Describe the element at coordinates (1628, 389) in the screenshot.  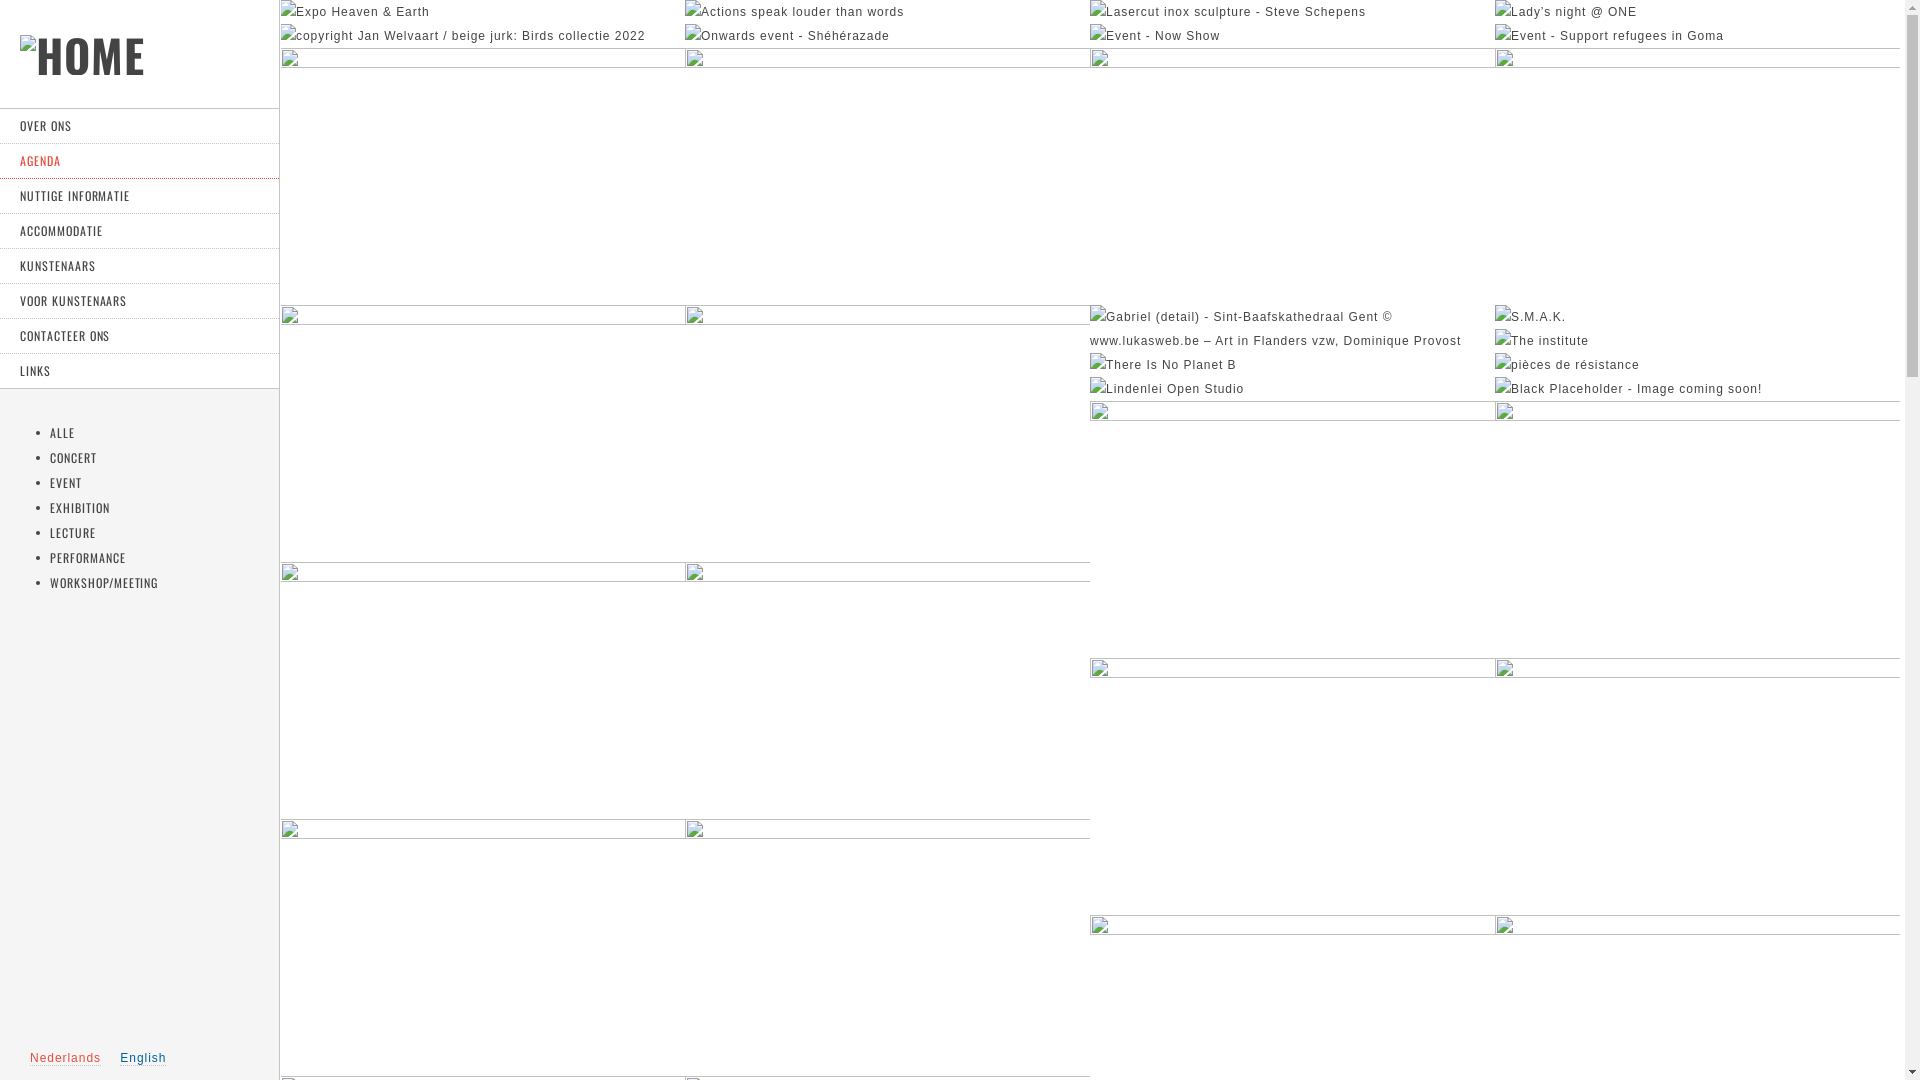
I see `'Black Placeholder - Image coming soon!'` at that location.